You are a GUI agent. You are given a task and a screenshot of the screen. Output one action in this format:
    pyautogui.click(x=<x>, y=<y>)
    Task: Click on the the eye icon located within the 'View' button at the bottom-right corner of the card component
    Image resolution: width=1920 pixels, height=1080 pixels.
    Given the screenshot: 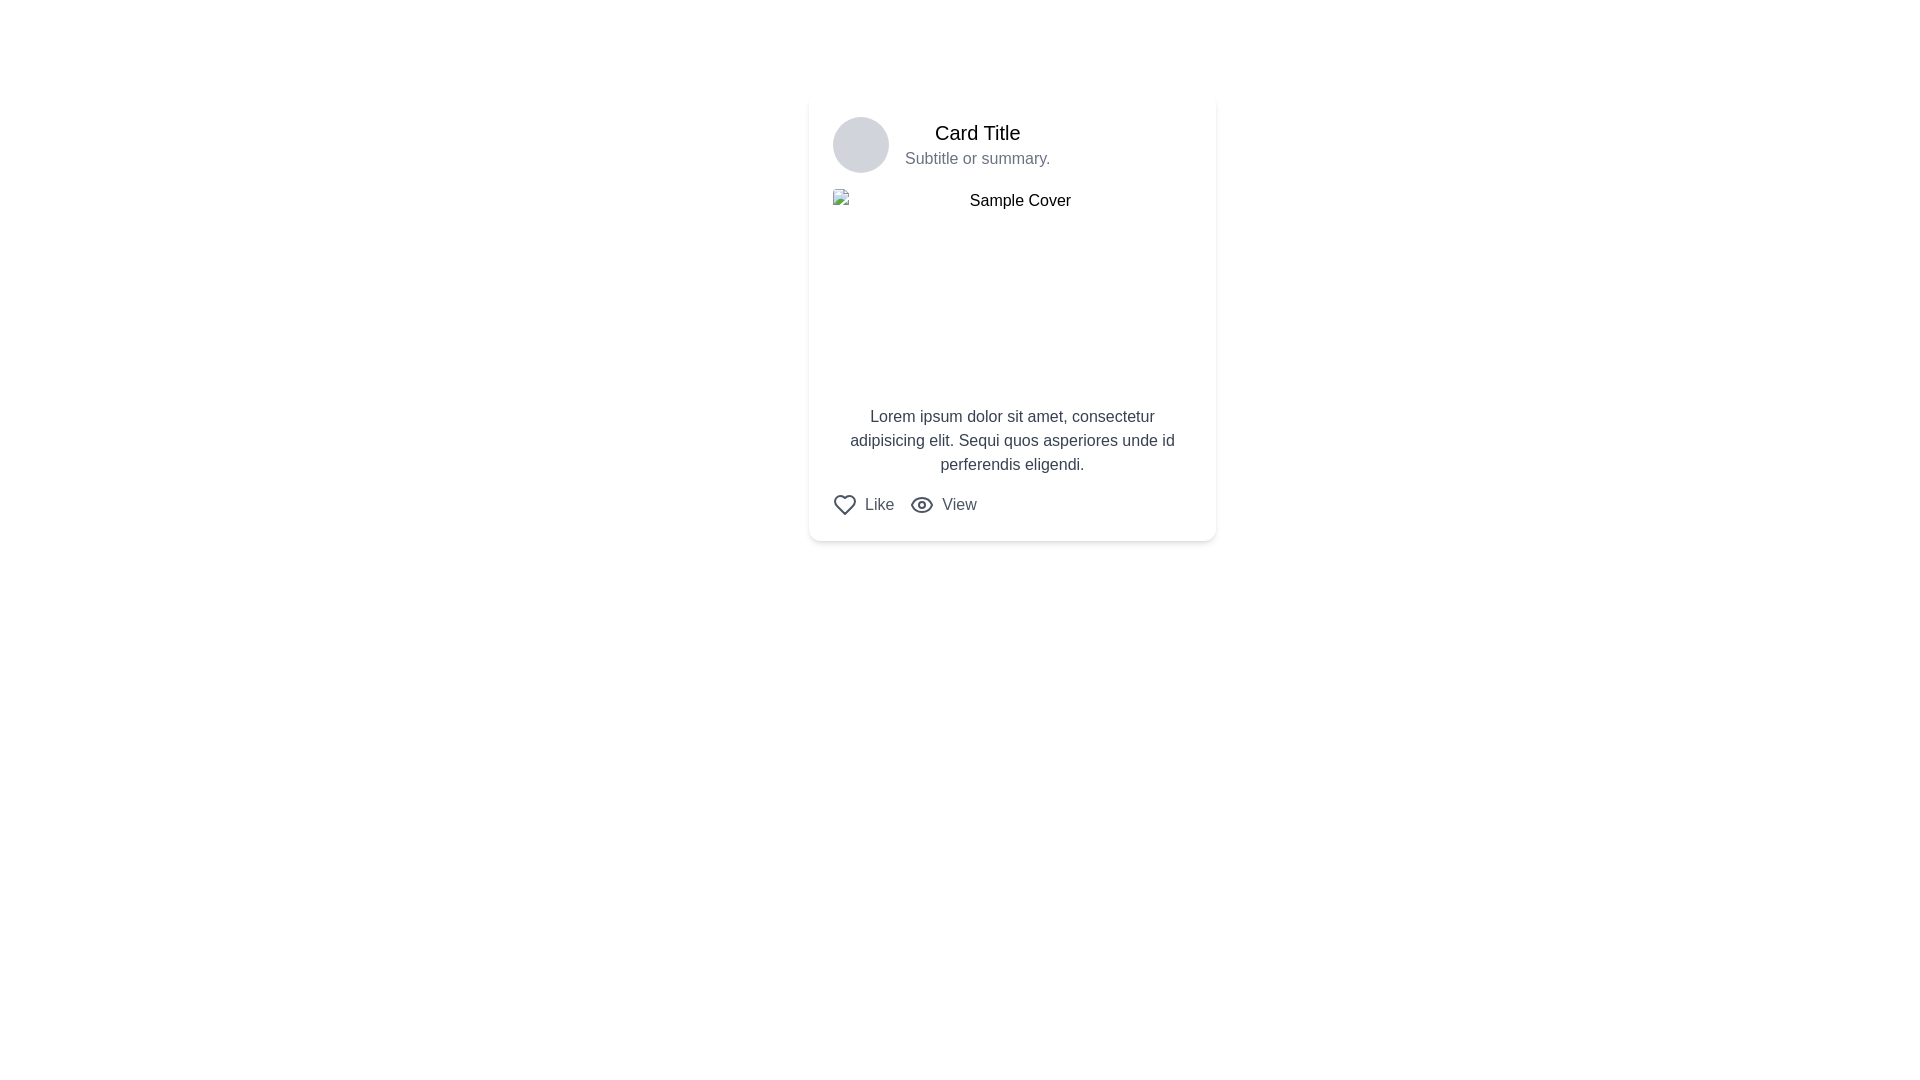 What is the action you would take?
    pyautogui.click(x=920, y=504)
    